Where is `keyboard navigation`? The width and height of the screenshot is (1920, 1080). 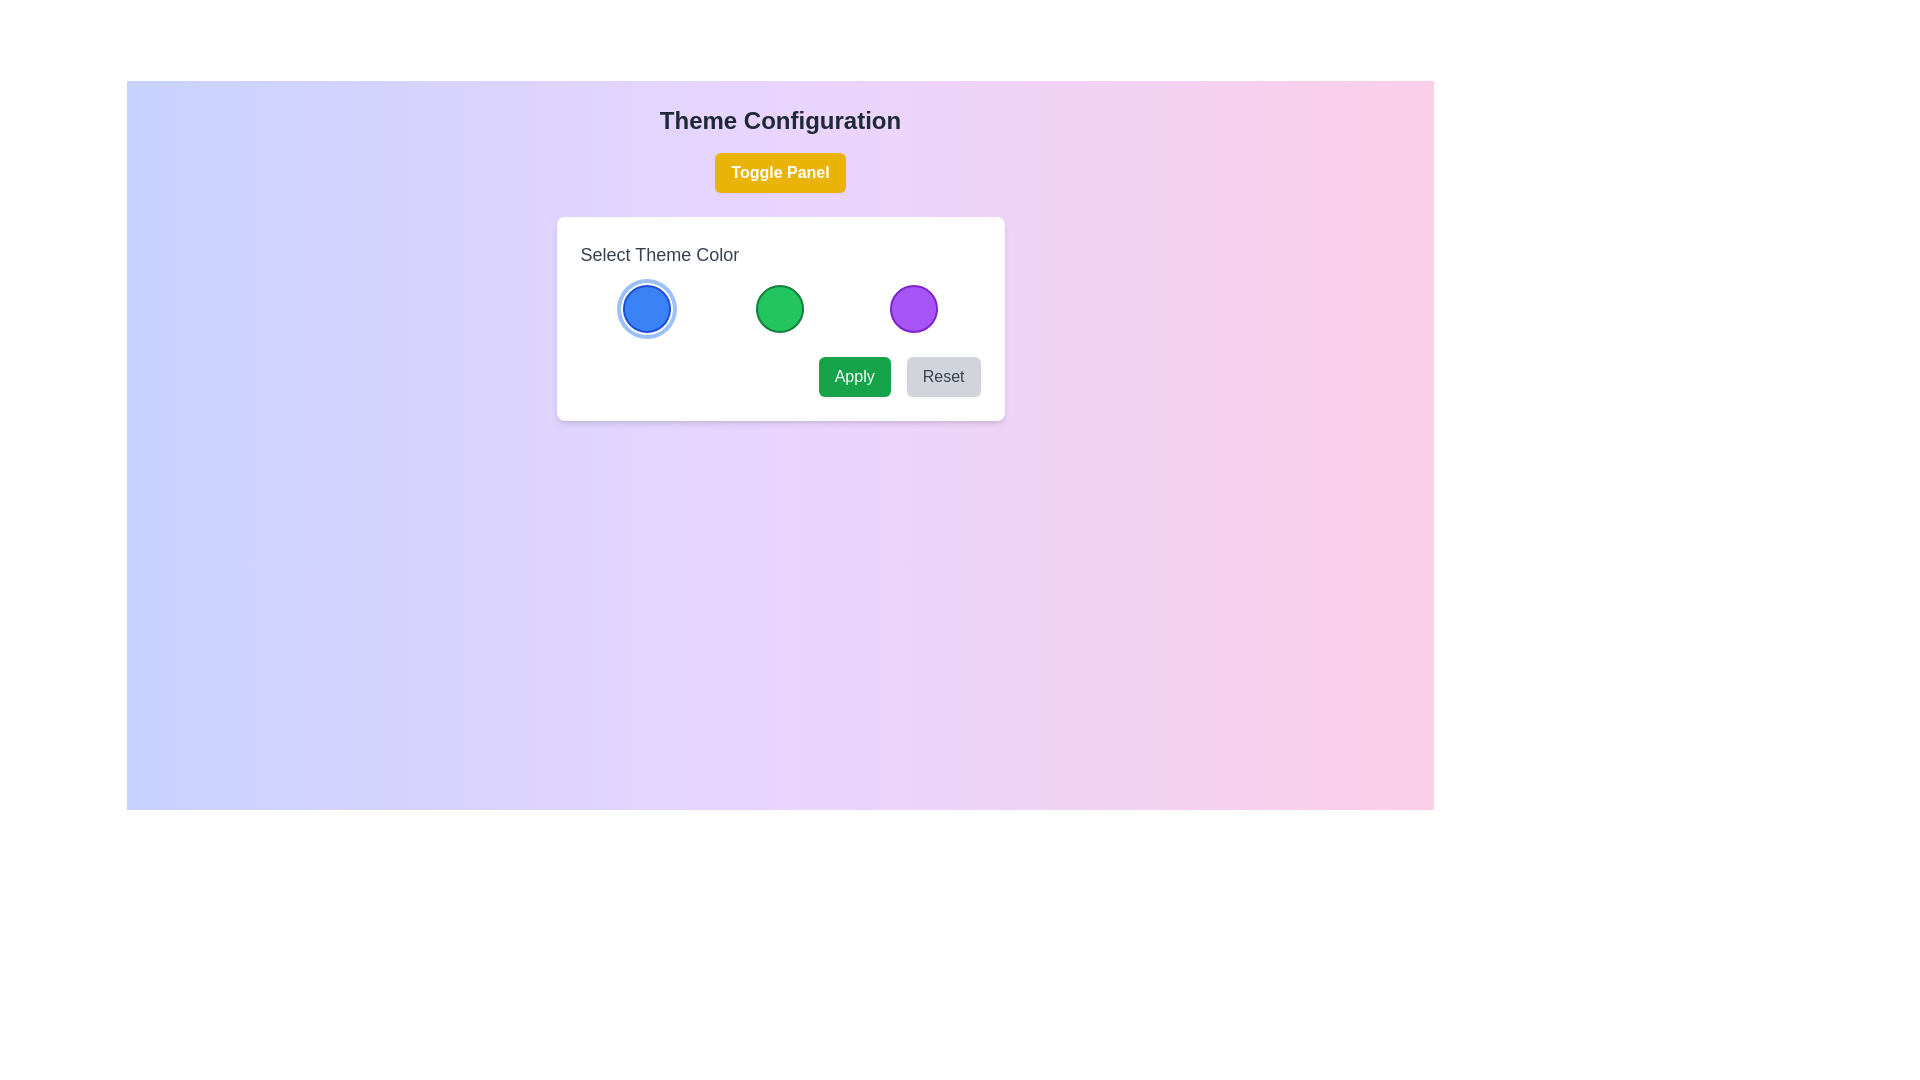
keyboard navigation is located at coordinates (854, 377).